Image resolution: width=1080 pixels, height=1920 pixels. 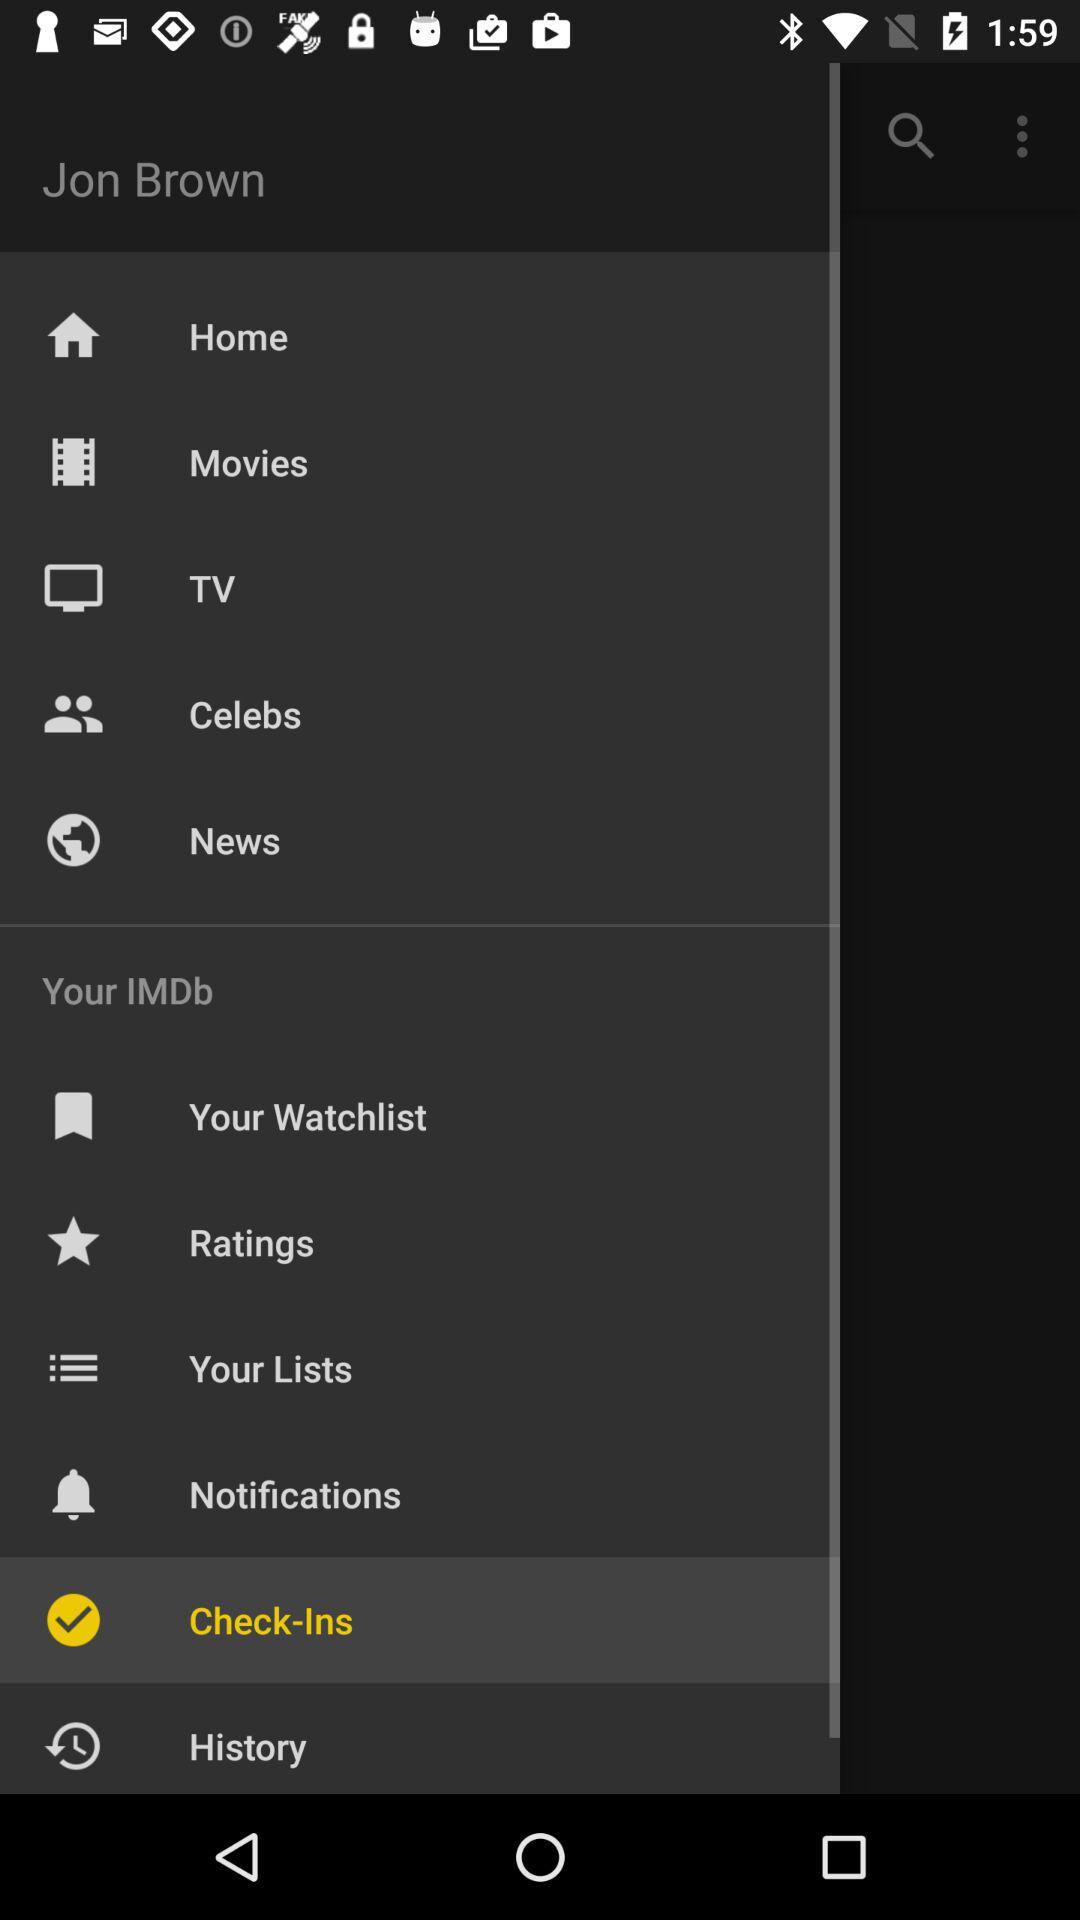 What do you see at coordinates (1027, 136) in the screenshot?
I see `the button beside search icon` at bounding box center [1027, 136].